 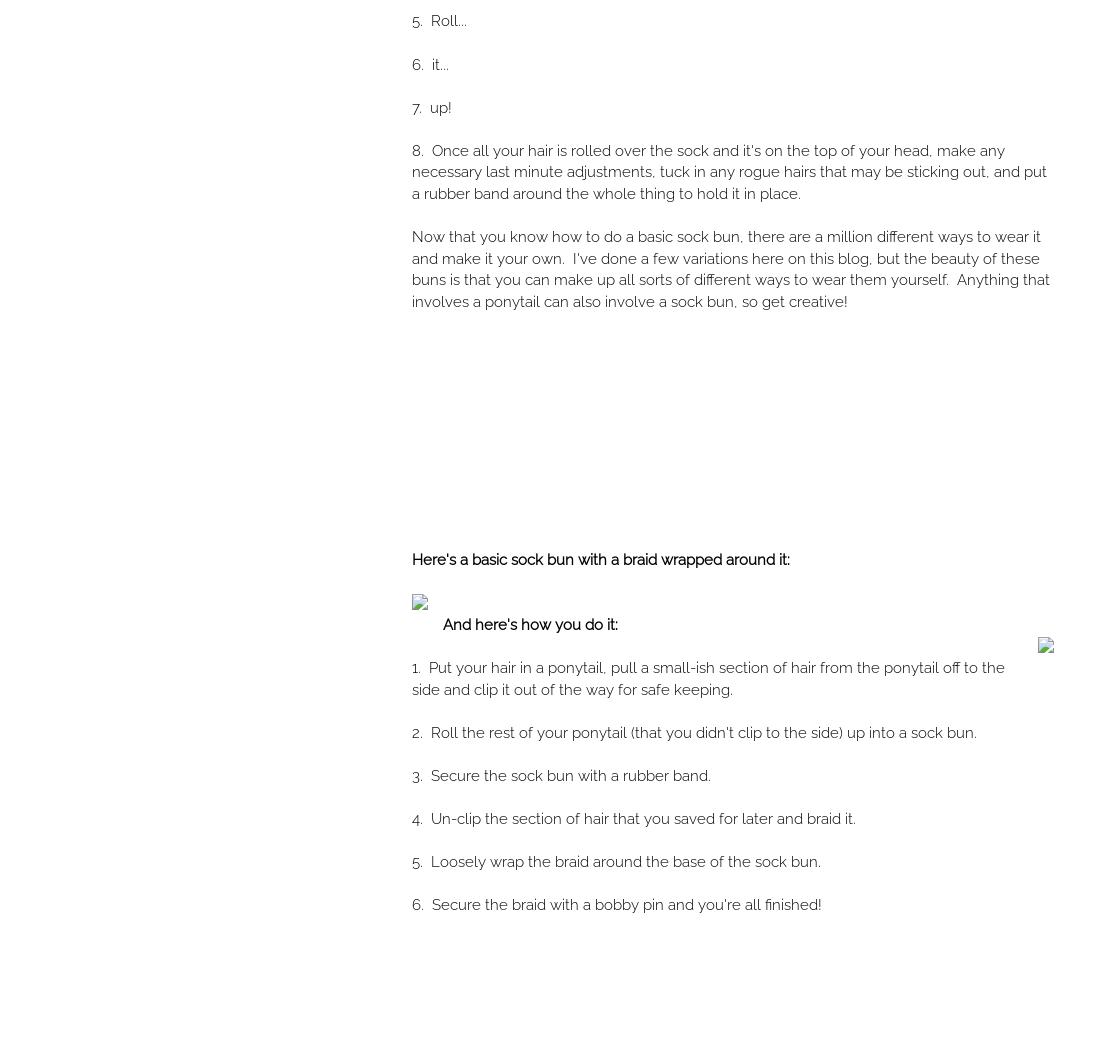 I want to click on '4.  Un-clip the section of hair that you saved for later and braid it.', so click(x=411, y=818).